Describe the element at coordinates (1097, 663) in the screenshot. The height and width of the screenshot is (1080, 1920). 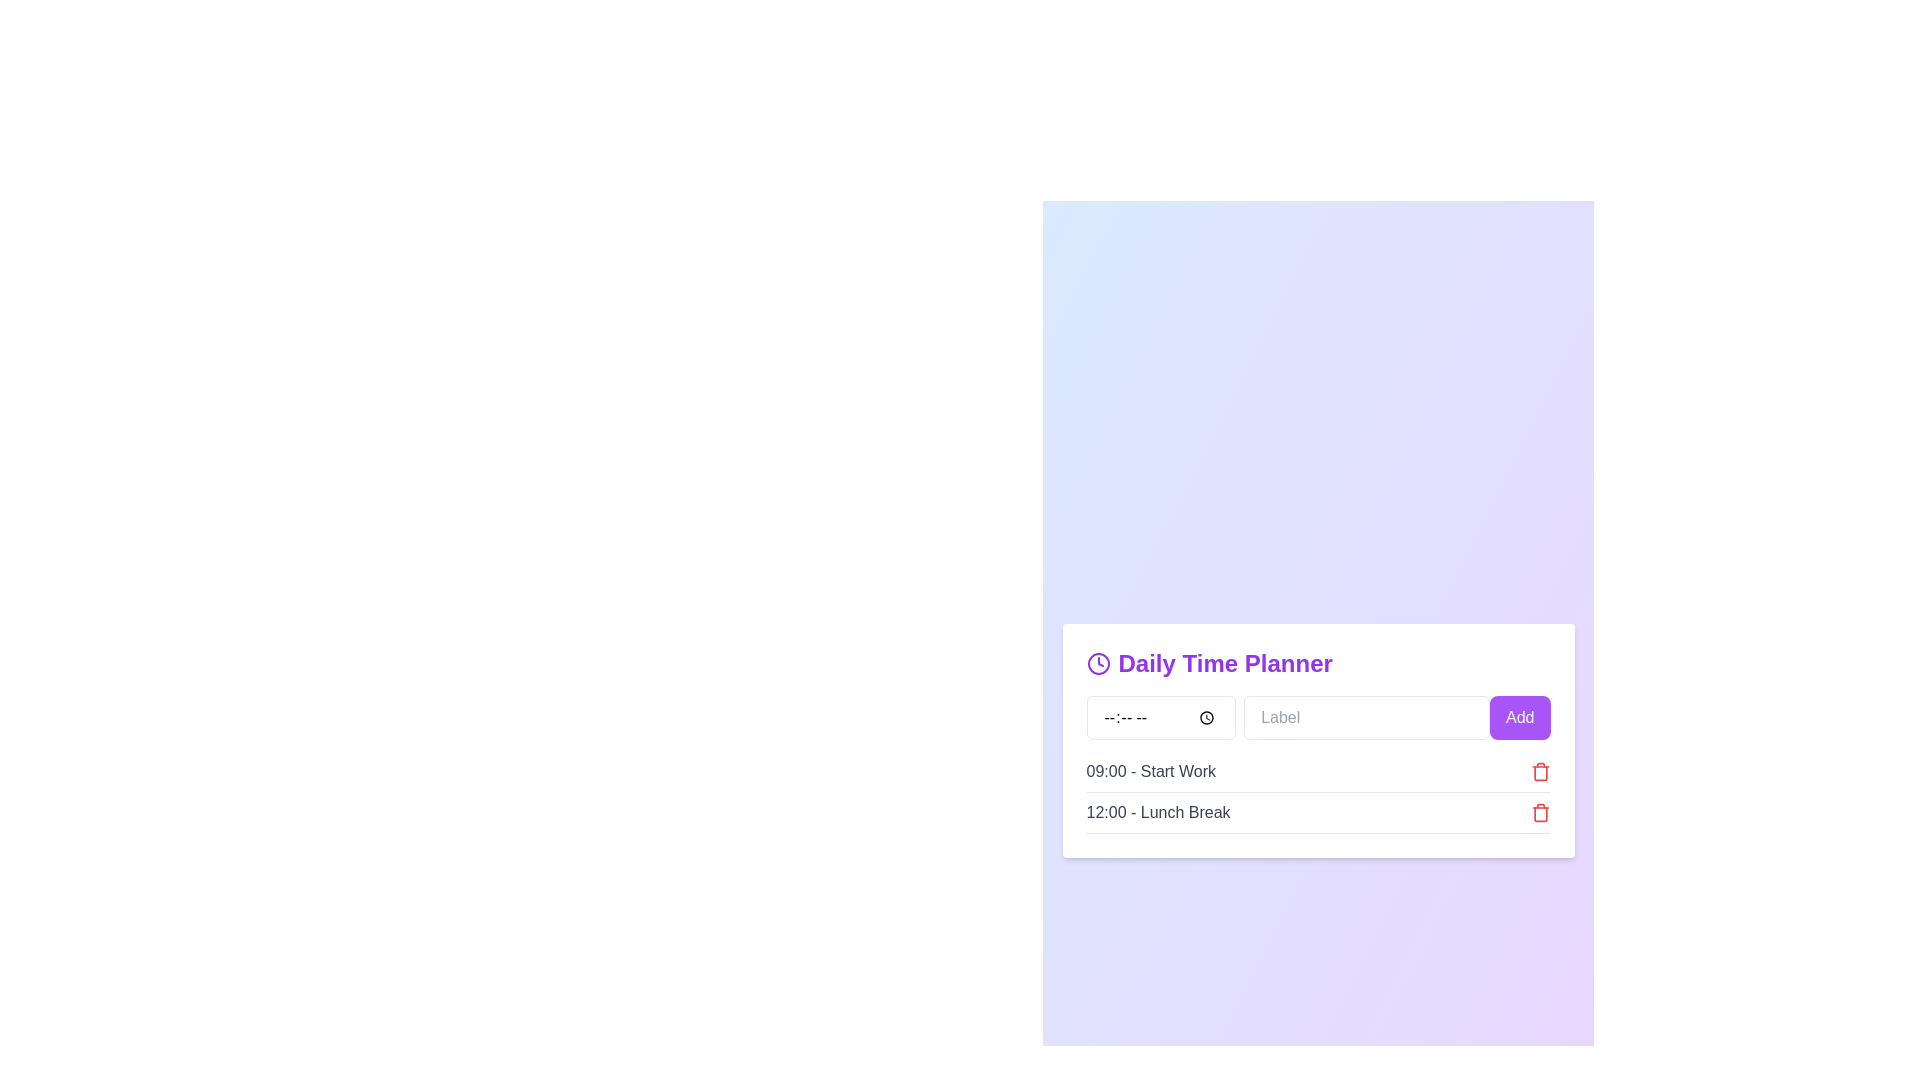
I see `the circle at the center of the clock icon, which is located to the left of the title 'Daily Time Planner'` at that location.